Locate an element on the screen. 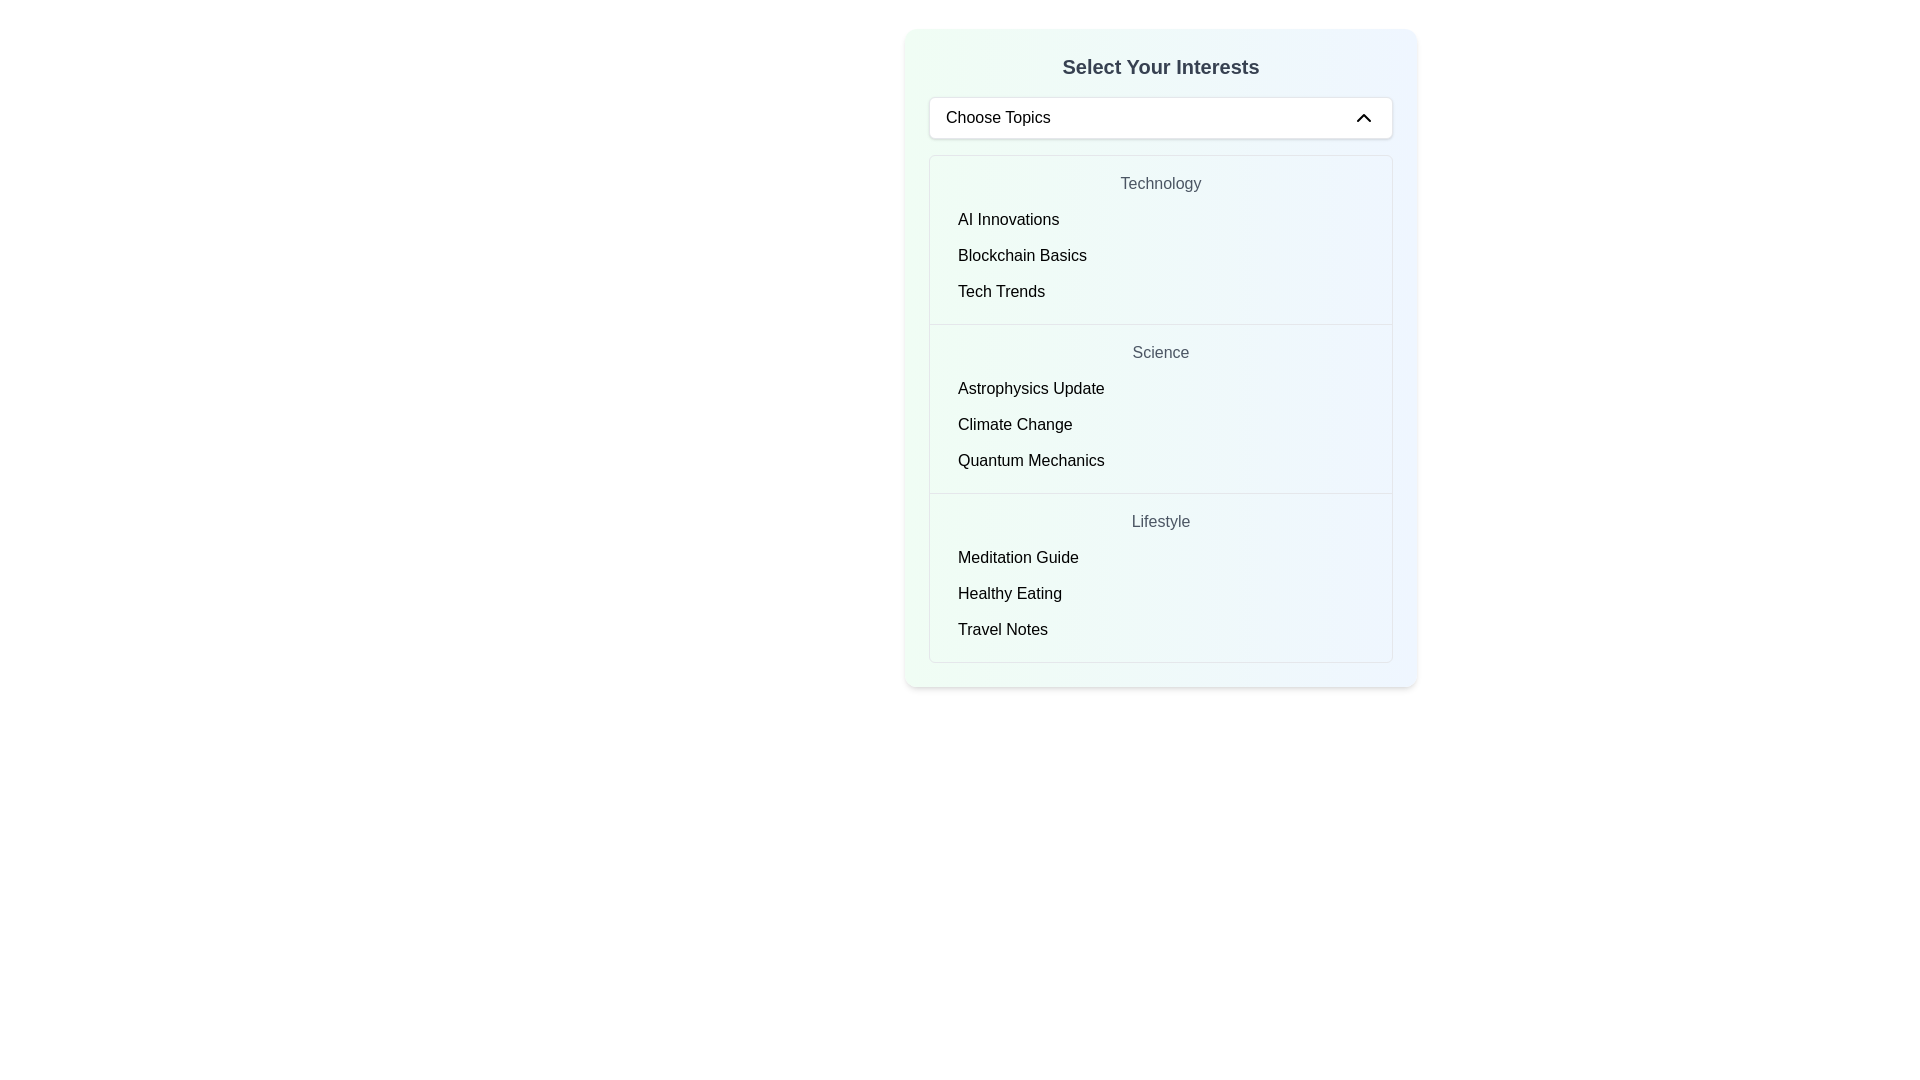  the text label displaying 'Blockchain Basics' which is the second item is located at coordinates (1022, 254).